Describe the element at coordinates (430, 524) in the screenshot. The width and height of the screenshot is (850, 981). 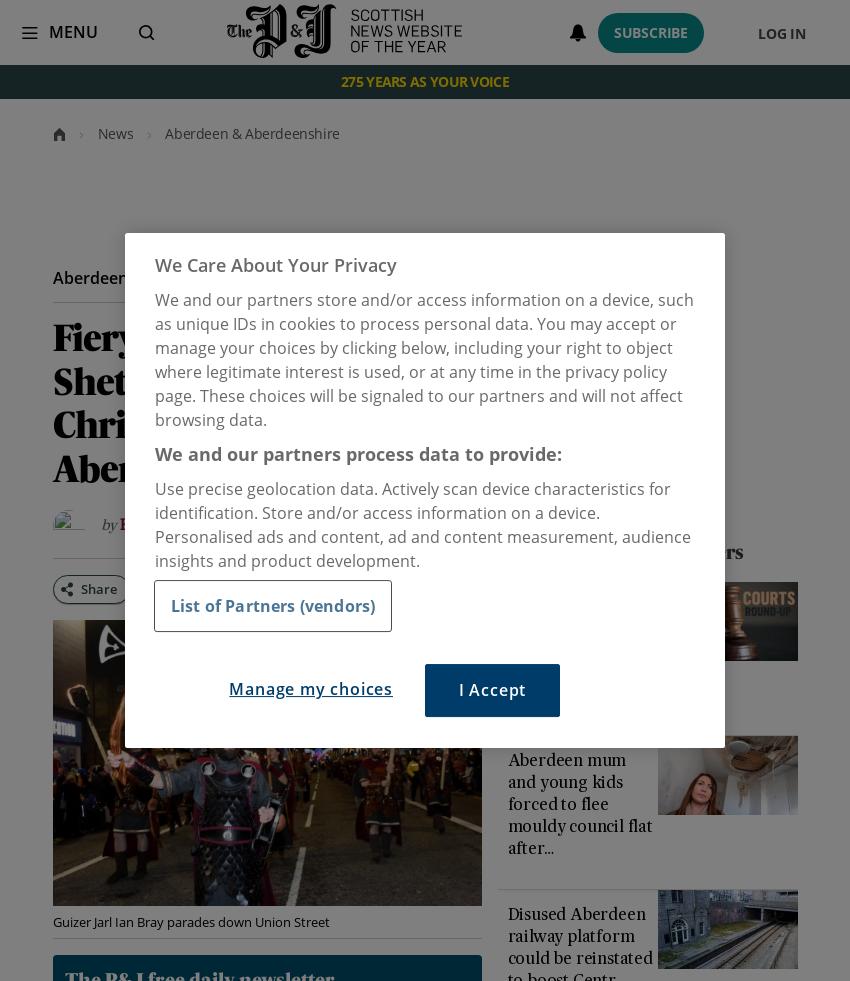
I see `'2018,'` at that location.